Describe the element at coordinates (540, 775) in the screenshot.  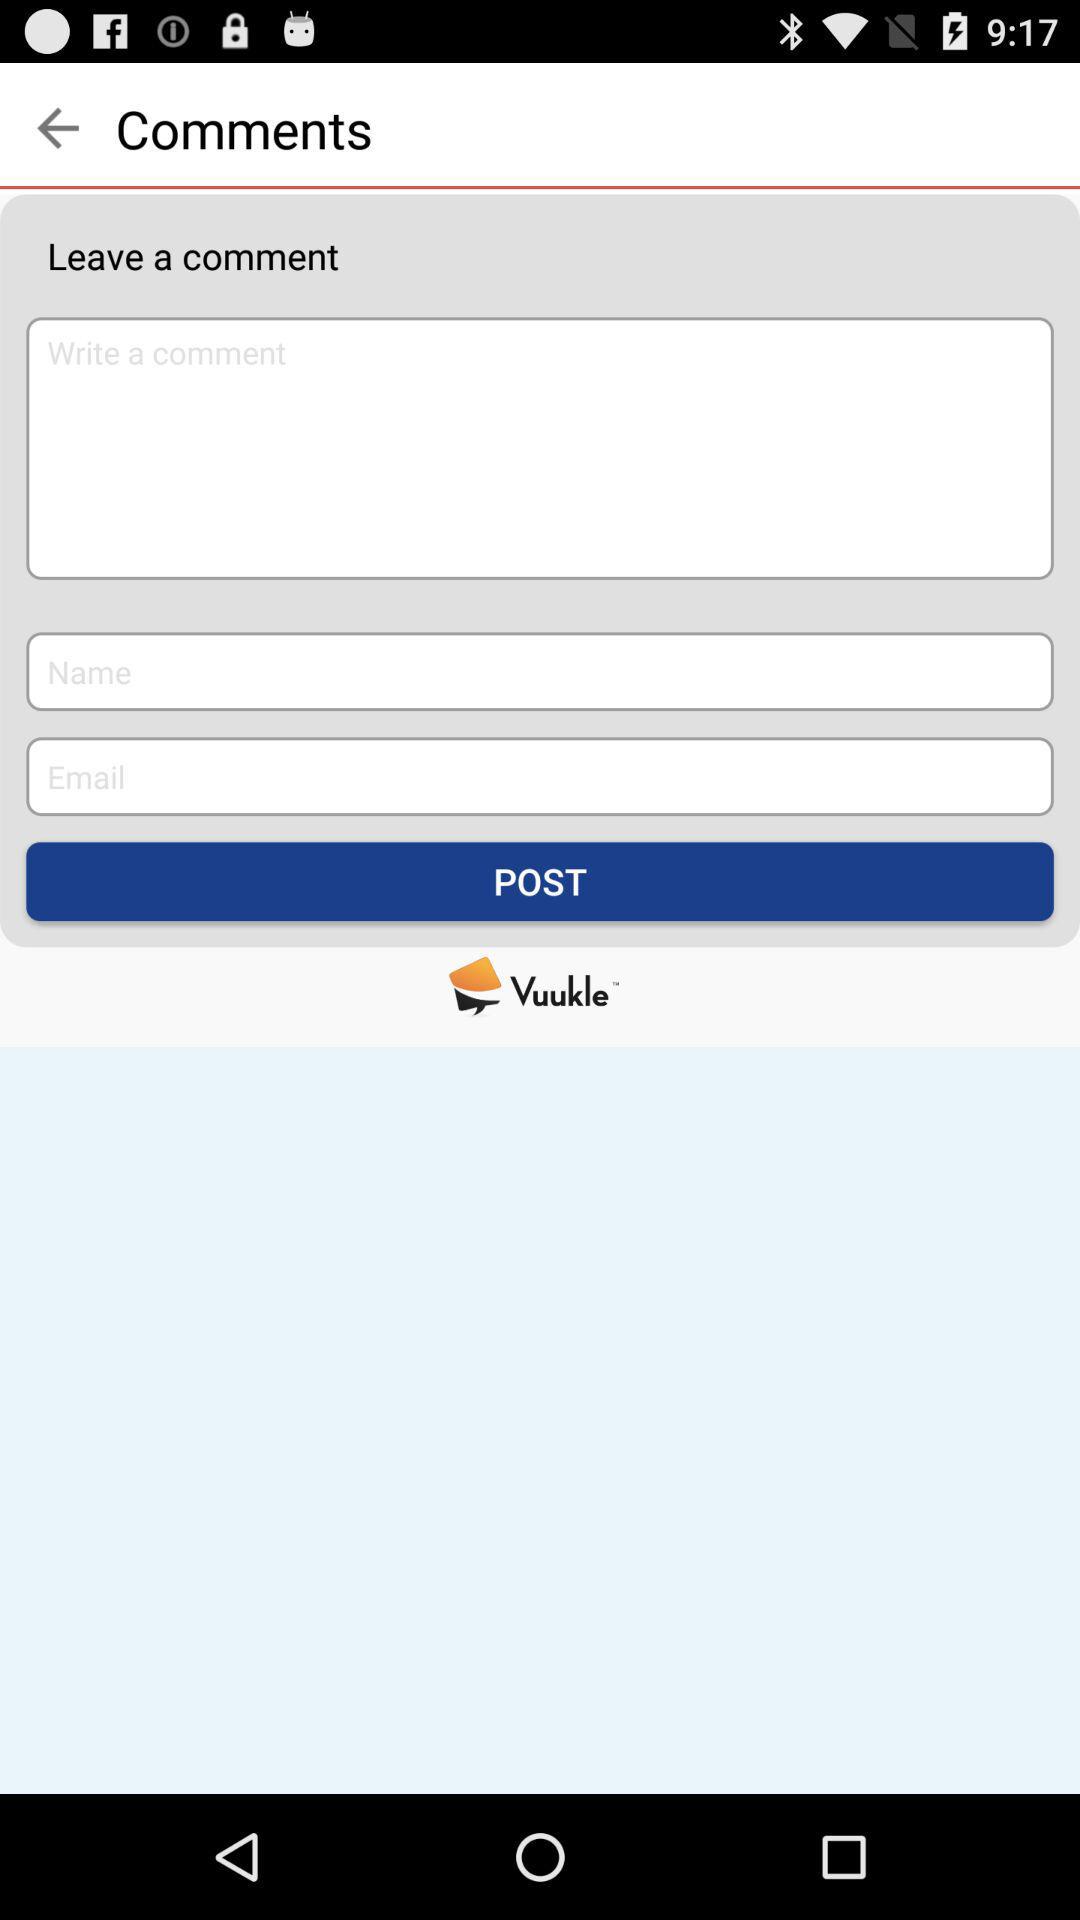
I see `the email box` at that location.